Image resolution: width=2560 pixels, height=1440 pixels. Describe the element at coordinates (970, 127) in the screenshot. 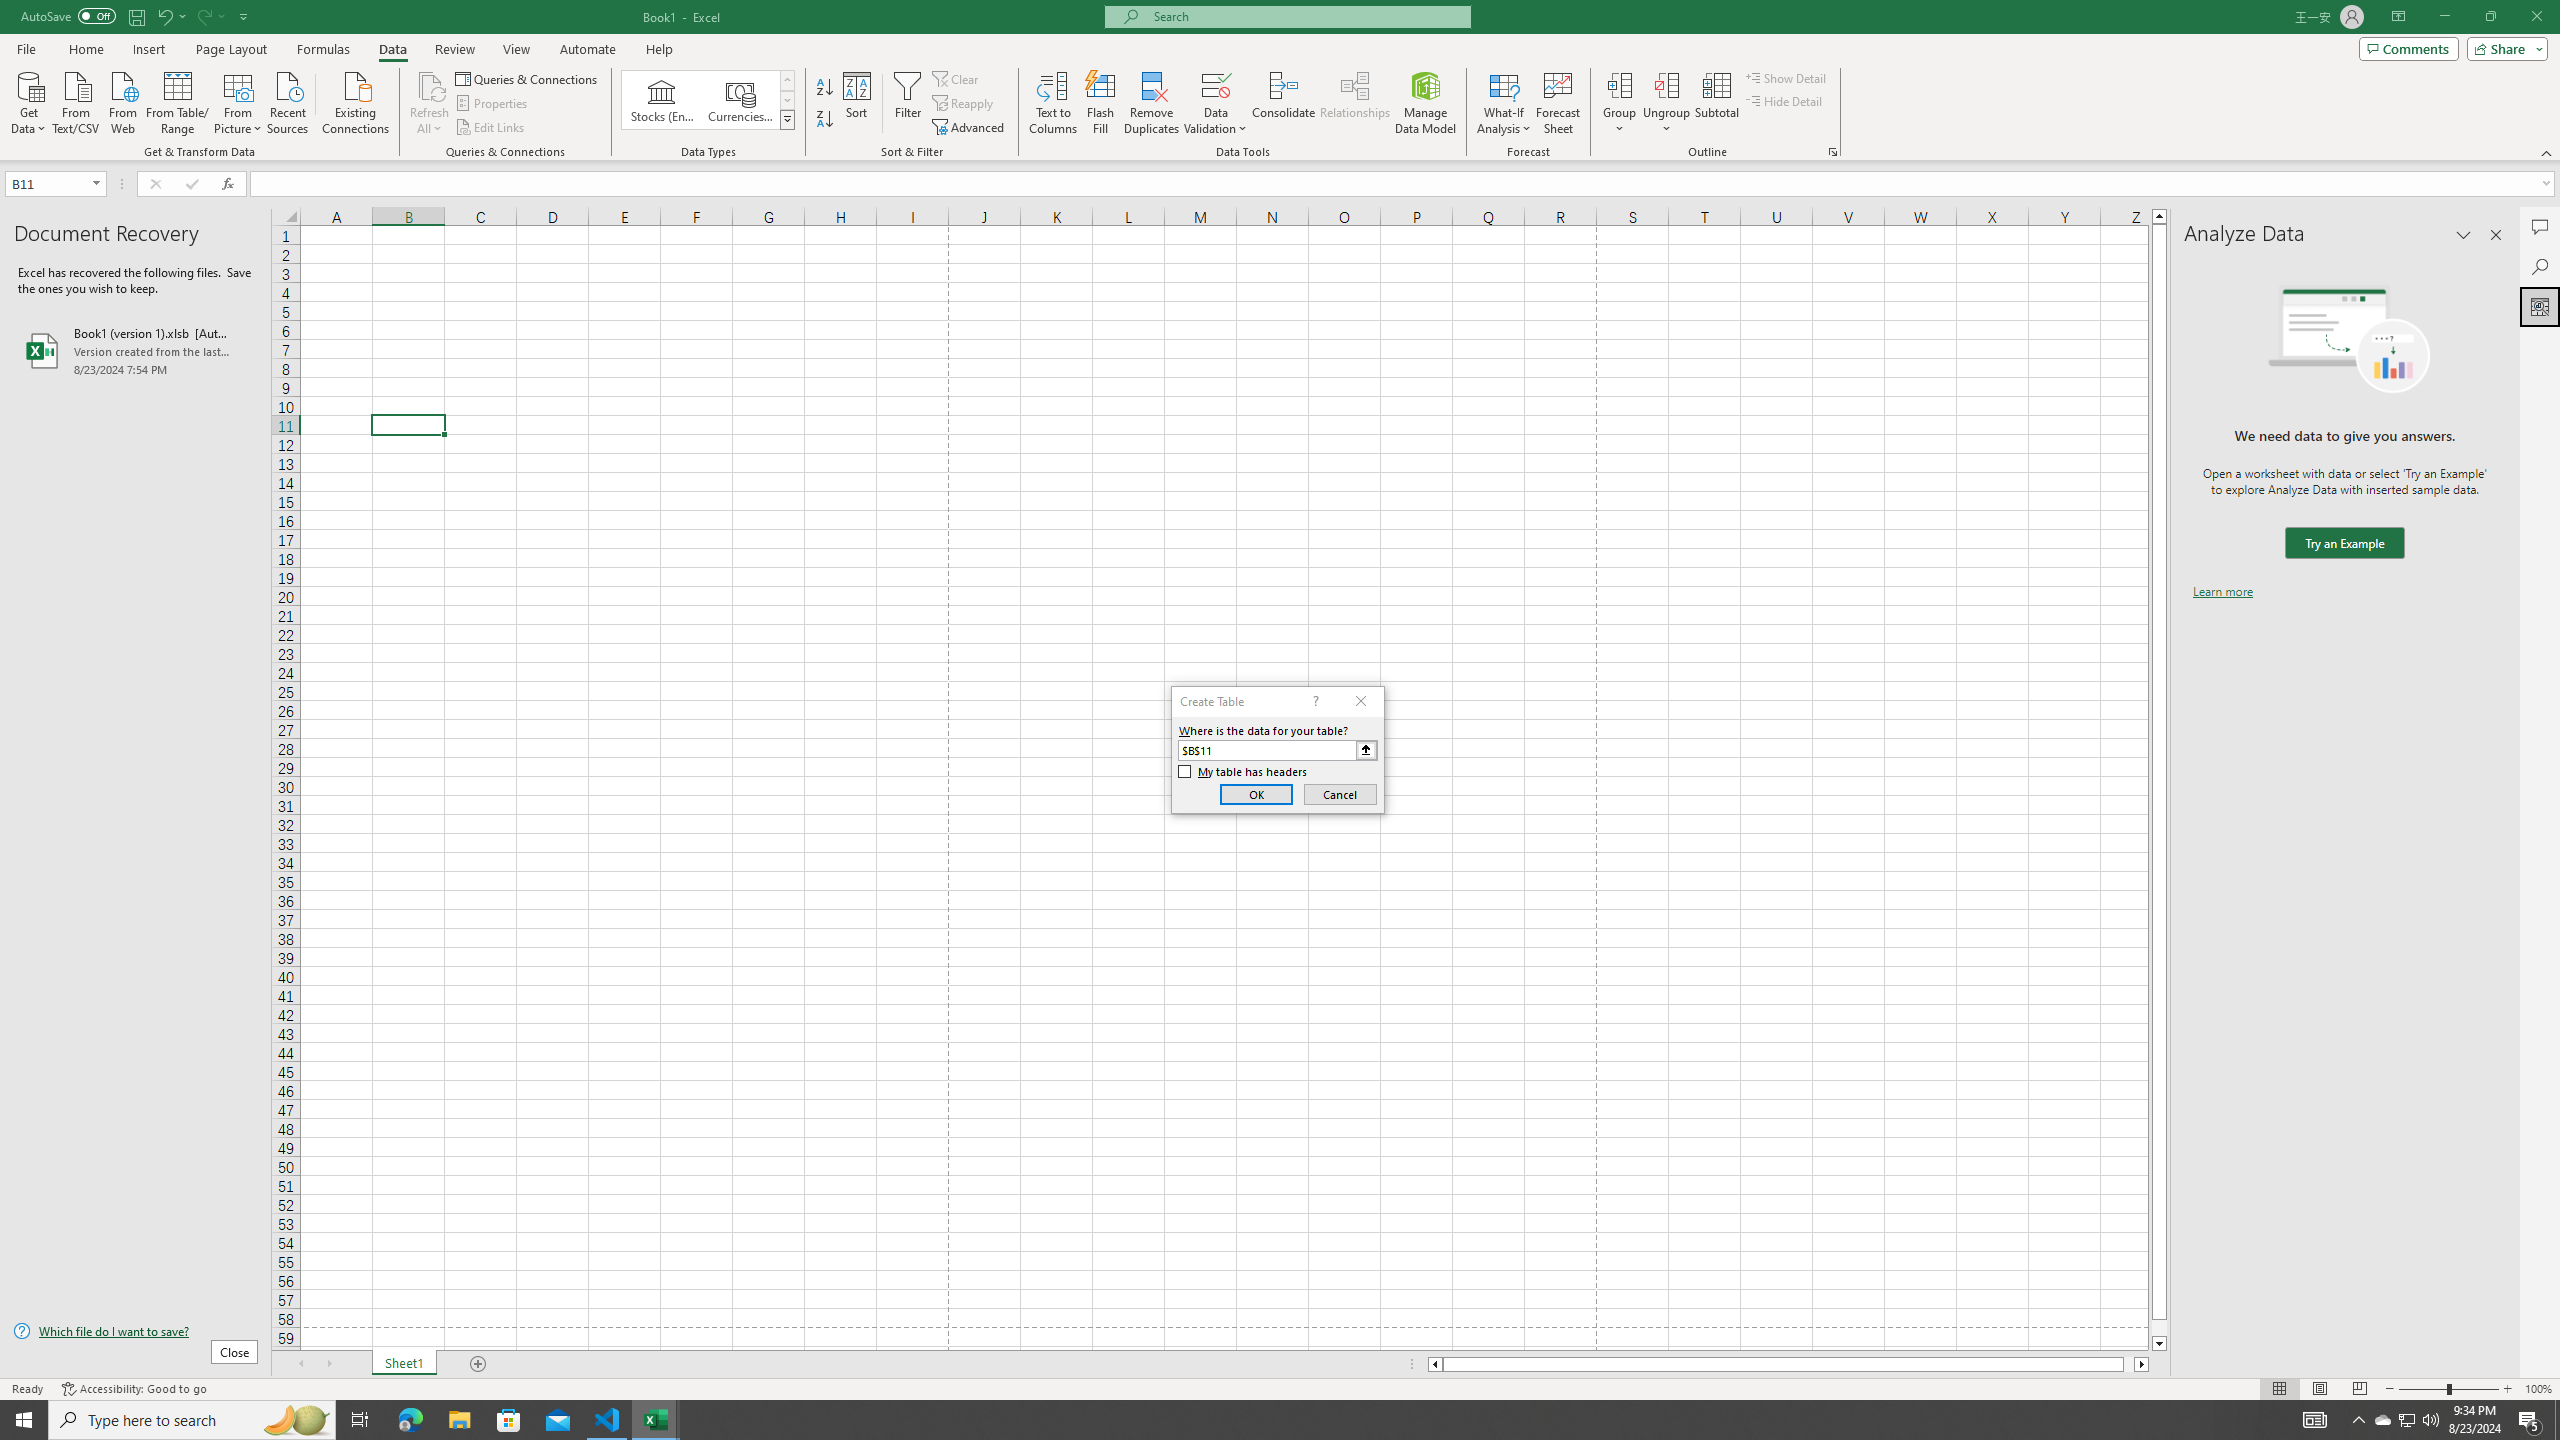

I see `'Advanced...'` at that location.